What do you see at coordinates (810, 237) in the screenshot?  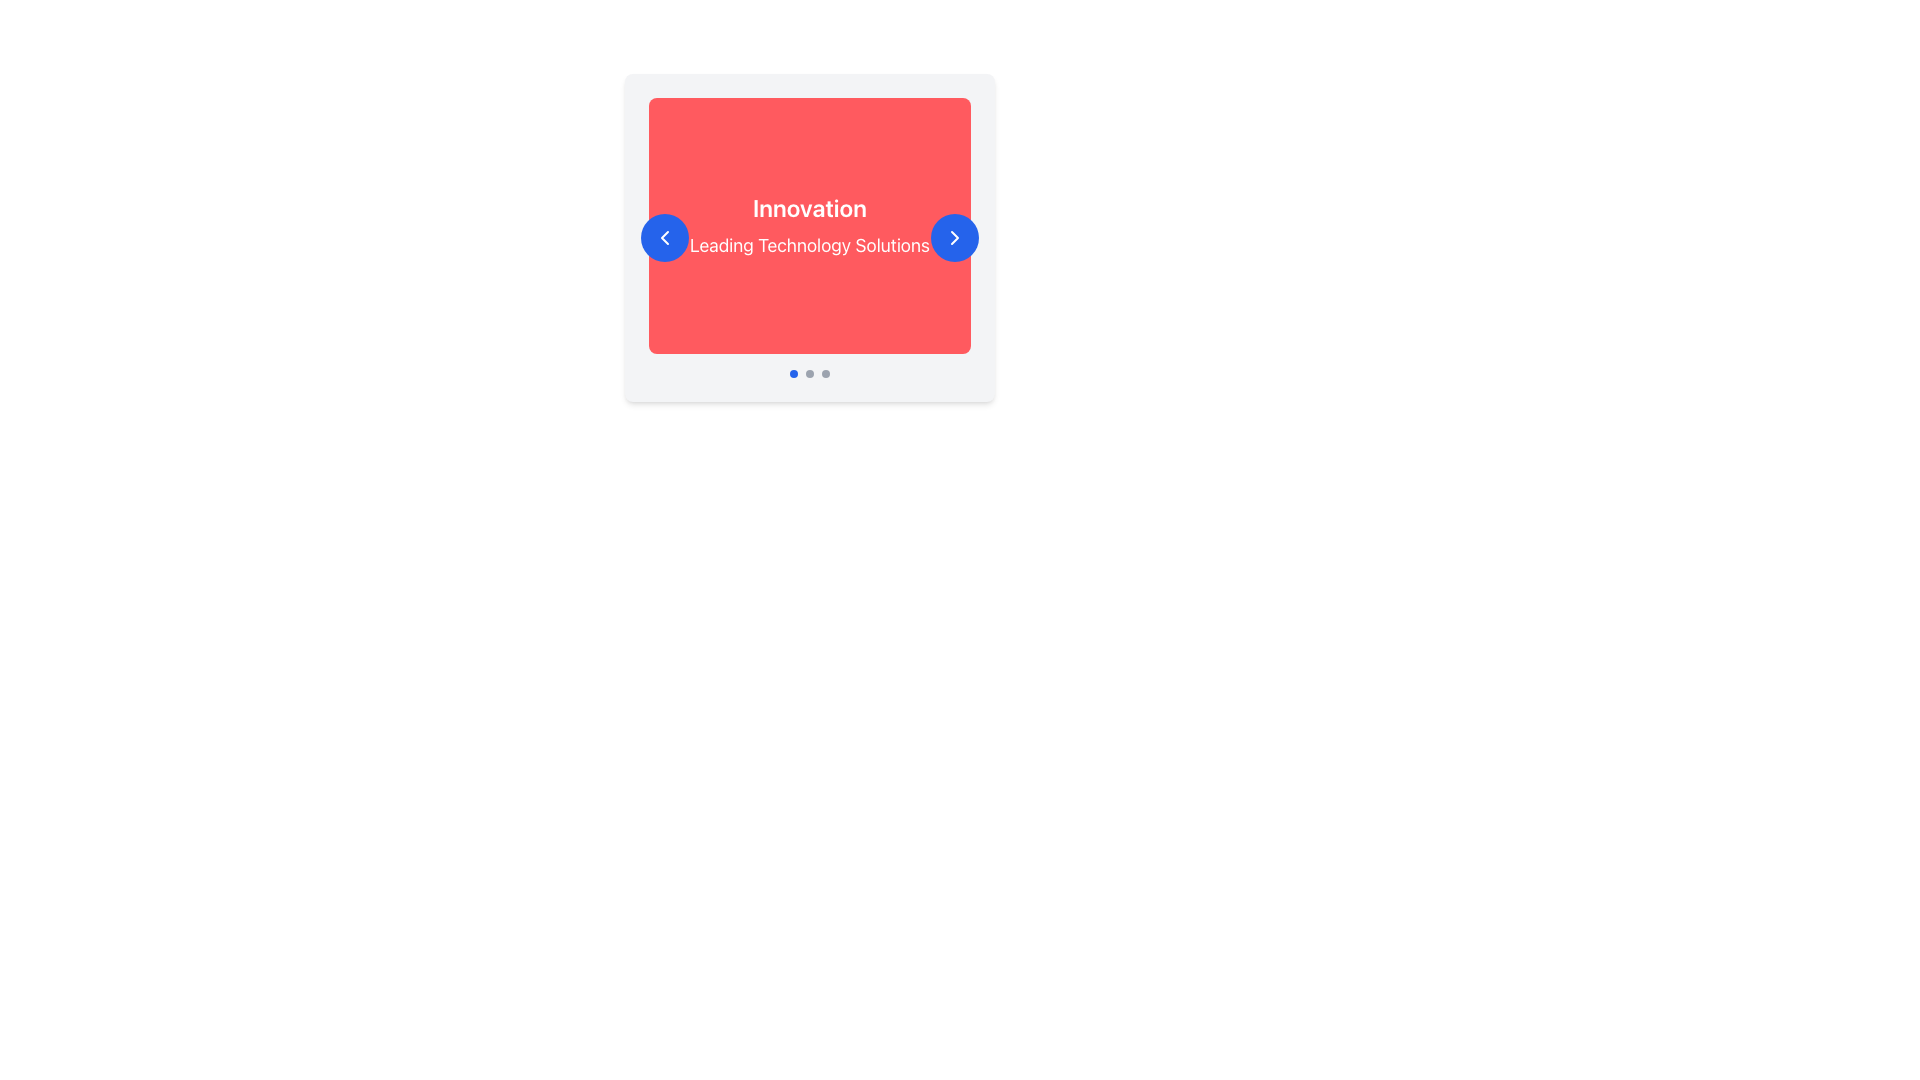 I see `the center of the Carousel Slide displaying 'Innovation' and 'Leading Technology Solutions' to change the slide` at bounding box center [810, 237].